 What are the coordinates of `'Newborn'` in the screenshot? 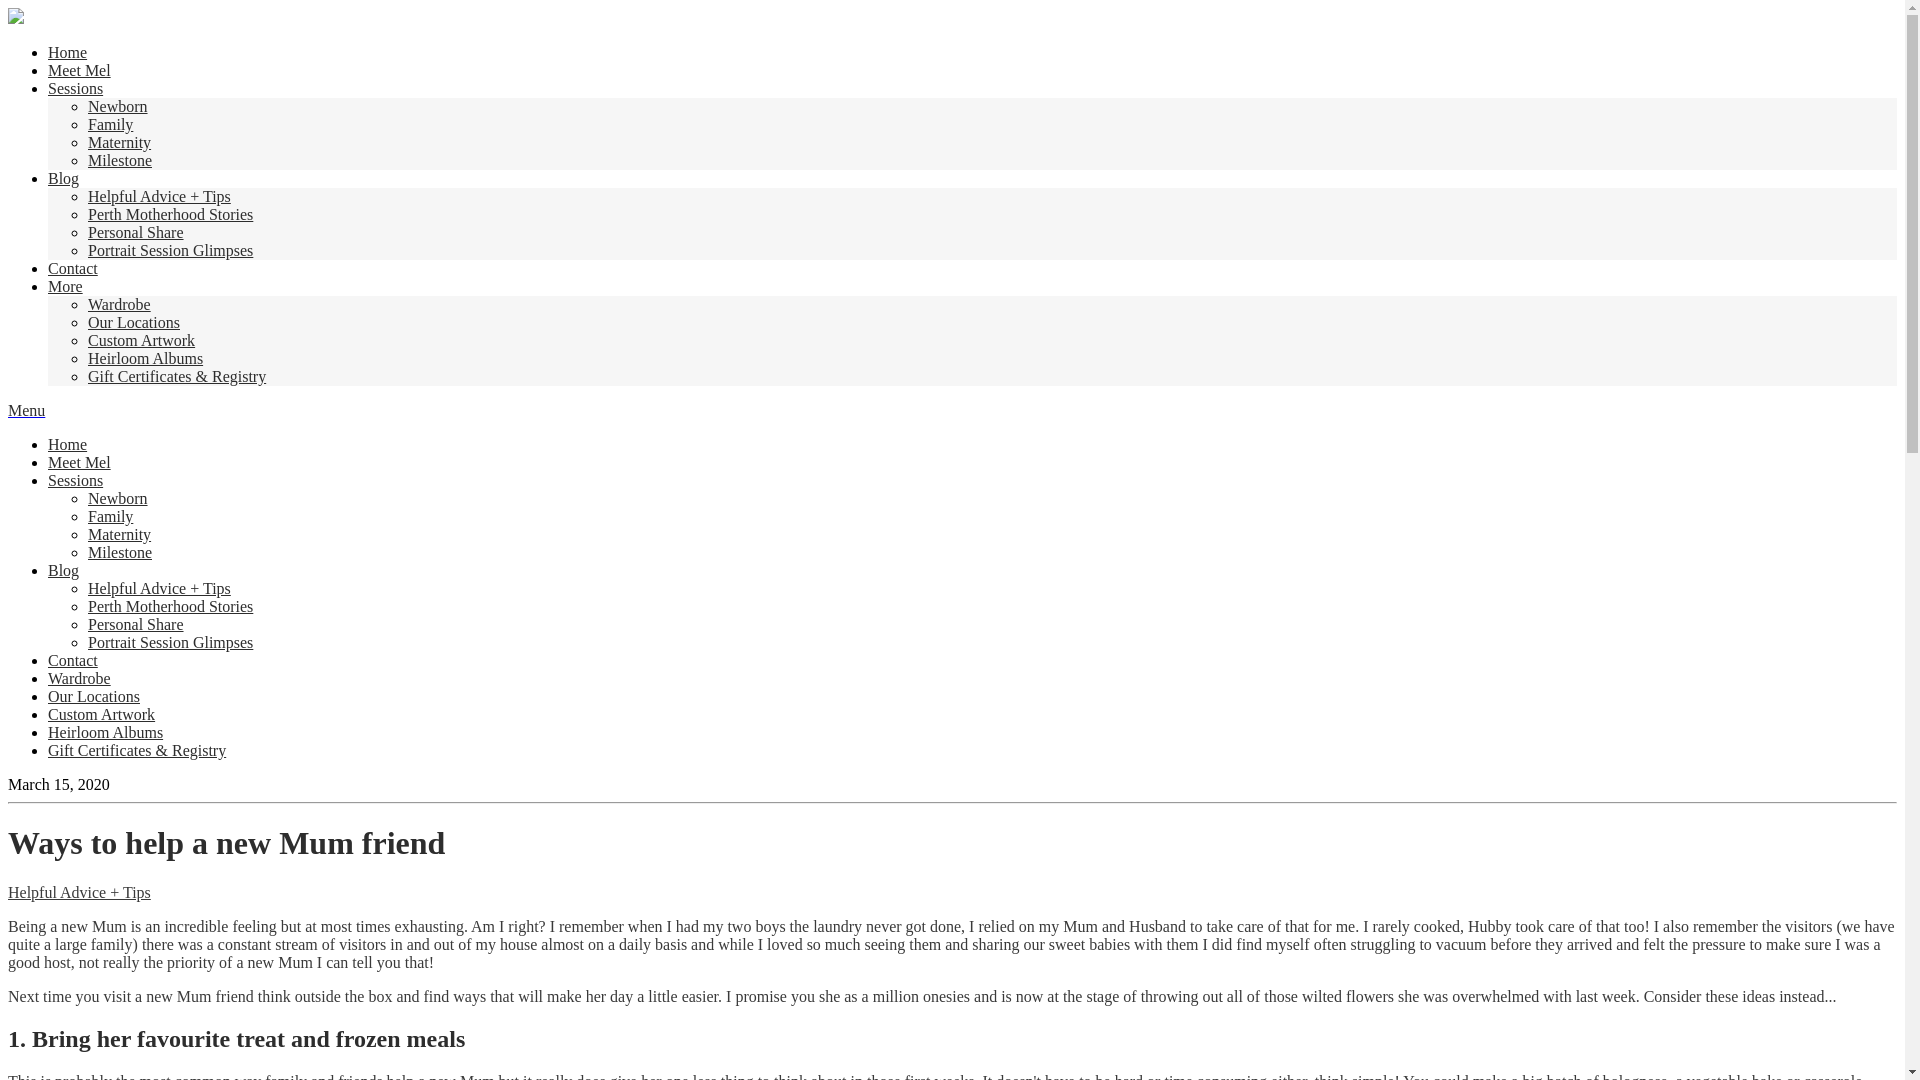 It's located at (86, 106).